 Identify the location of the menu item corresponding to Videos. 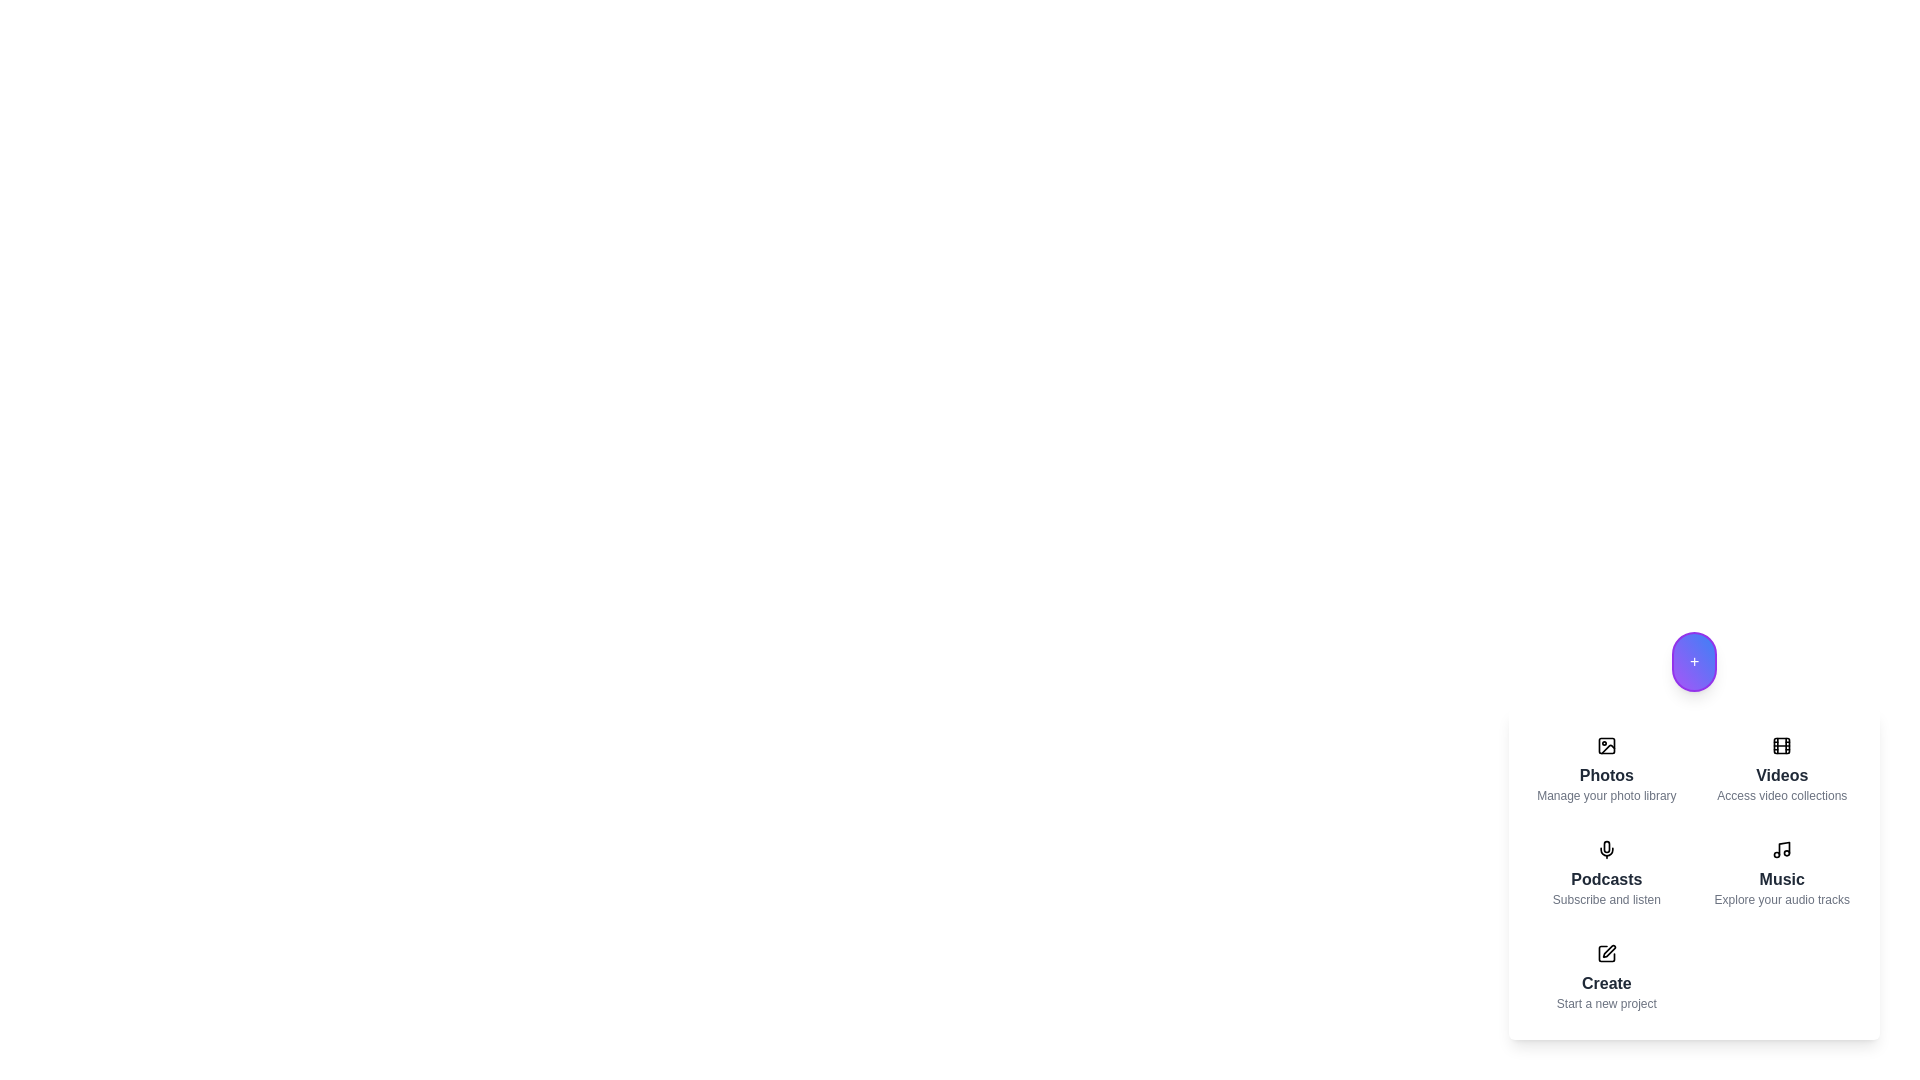
(1782, 769).